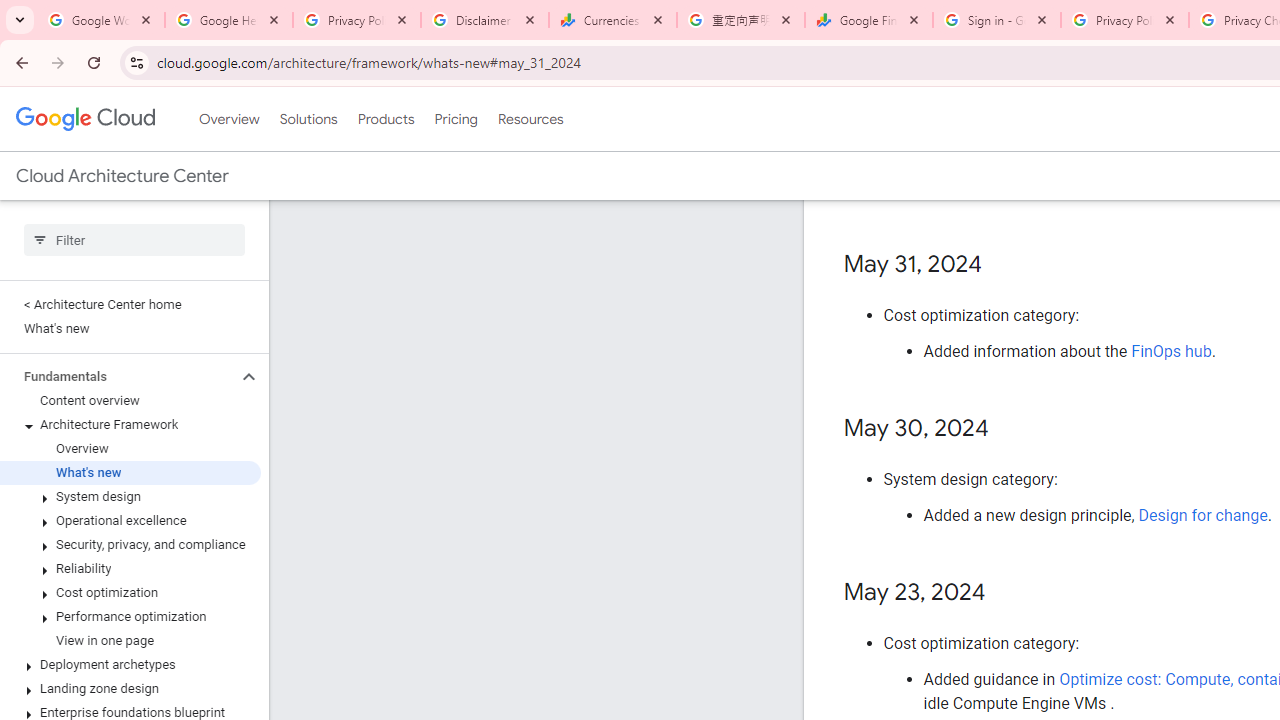 The width and height of the screenshot is (1280, 720). What do you see at coordinates (129, 424) in the screenshot?
I see `'Architecture Framework'` at bounding box center [129, 424].